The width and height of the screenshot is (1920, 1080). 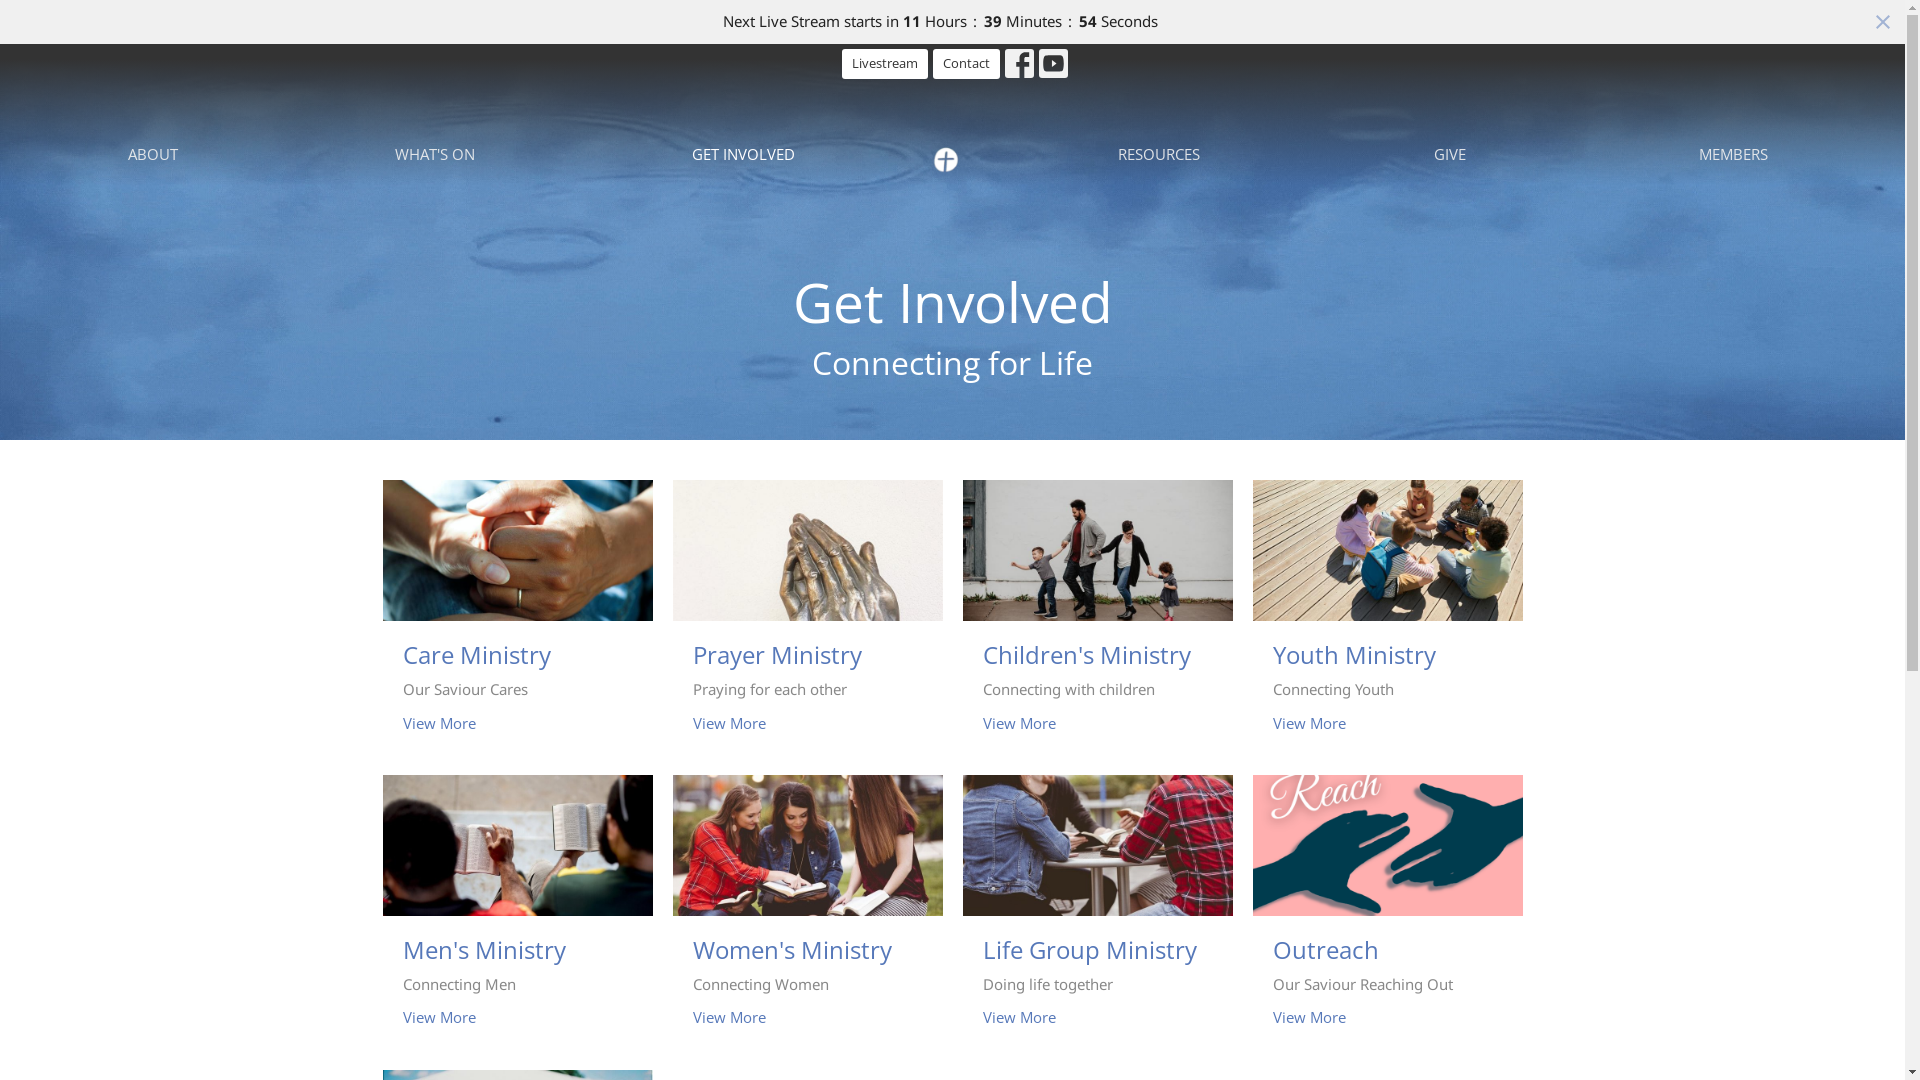 I want to click on 'Contact', so click(x=966, y=63).